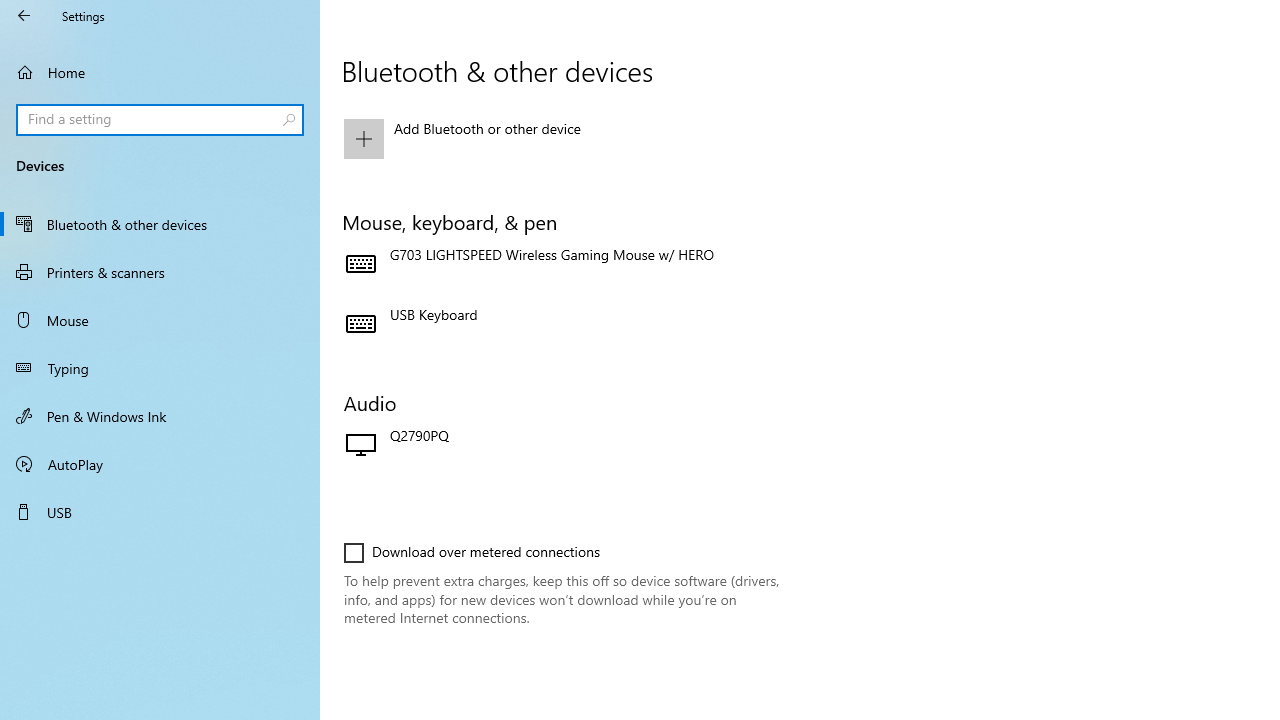 The image size is (1280, 720). What do you see at coordinates (160, 119) in the screenshot?
I see `'Search box, Find a setting'` at bounding box center [160, 119].